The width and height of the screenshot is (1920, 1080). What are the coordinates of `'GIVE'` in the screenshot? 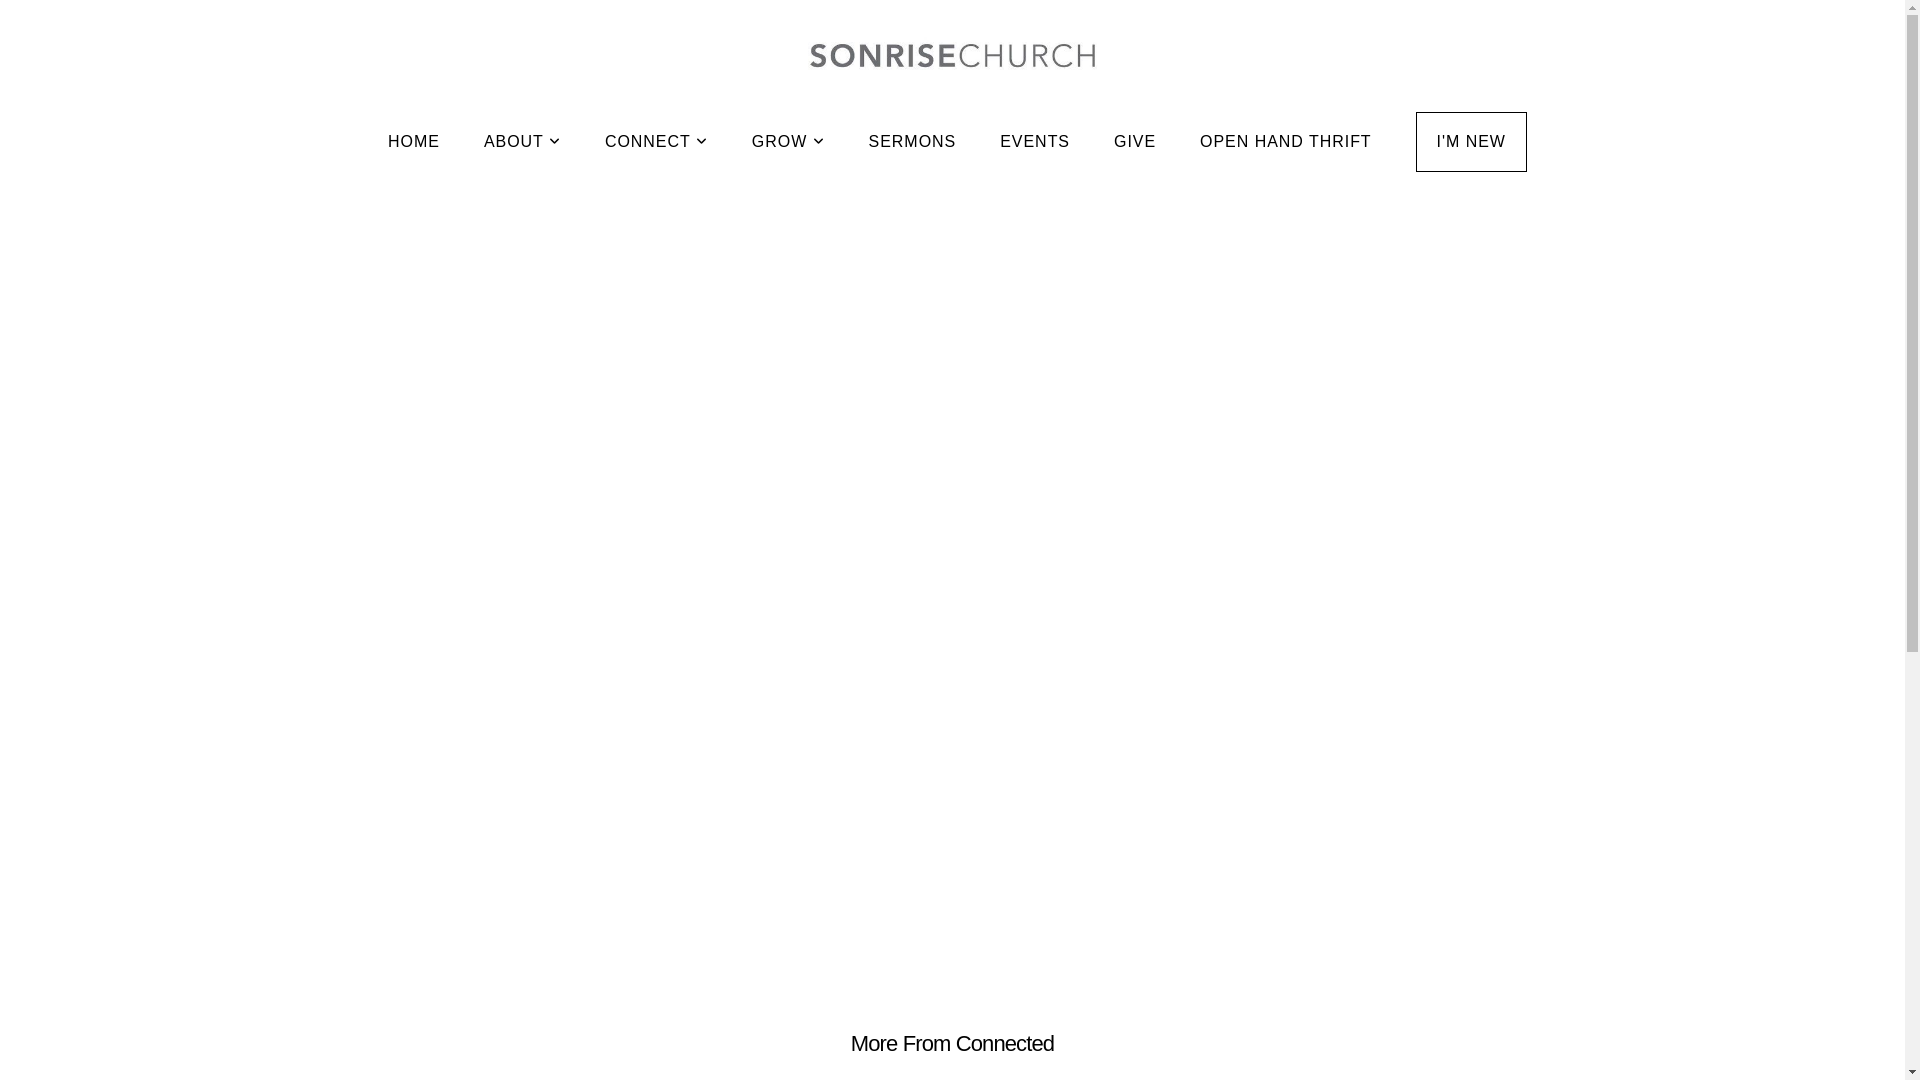 It's located at (1134, 141).